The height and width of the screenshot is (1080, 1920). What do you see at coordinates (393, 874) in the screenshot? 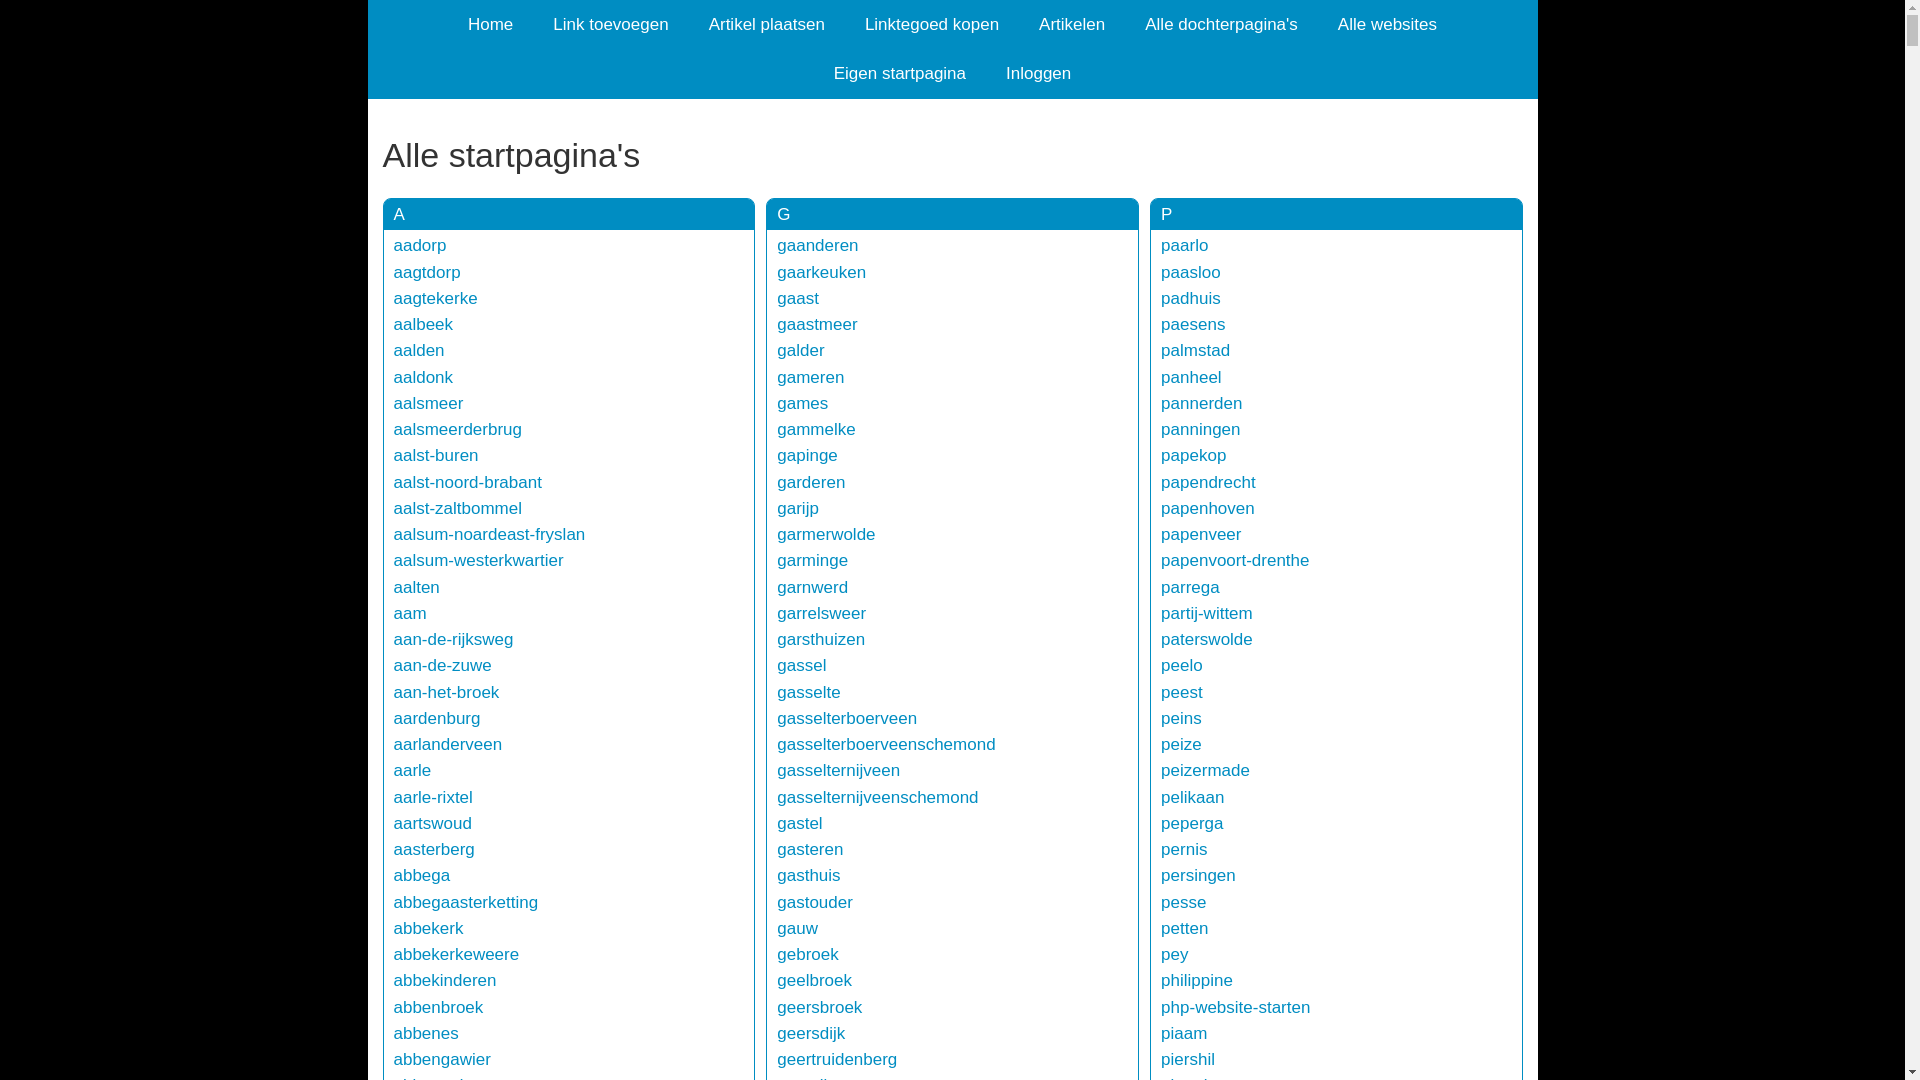
I see `'abbega'` at bounding box center [393, 874].